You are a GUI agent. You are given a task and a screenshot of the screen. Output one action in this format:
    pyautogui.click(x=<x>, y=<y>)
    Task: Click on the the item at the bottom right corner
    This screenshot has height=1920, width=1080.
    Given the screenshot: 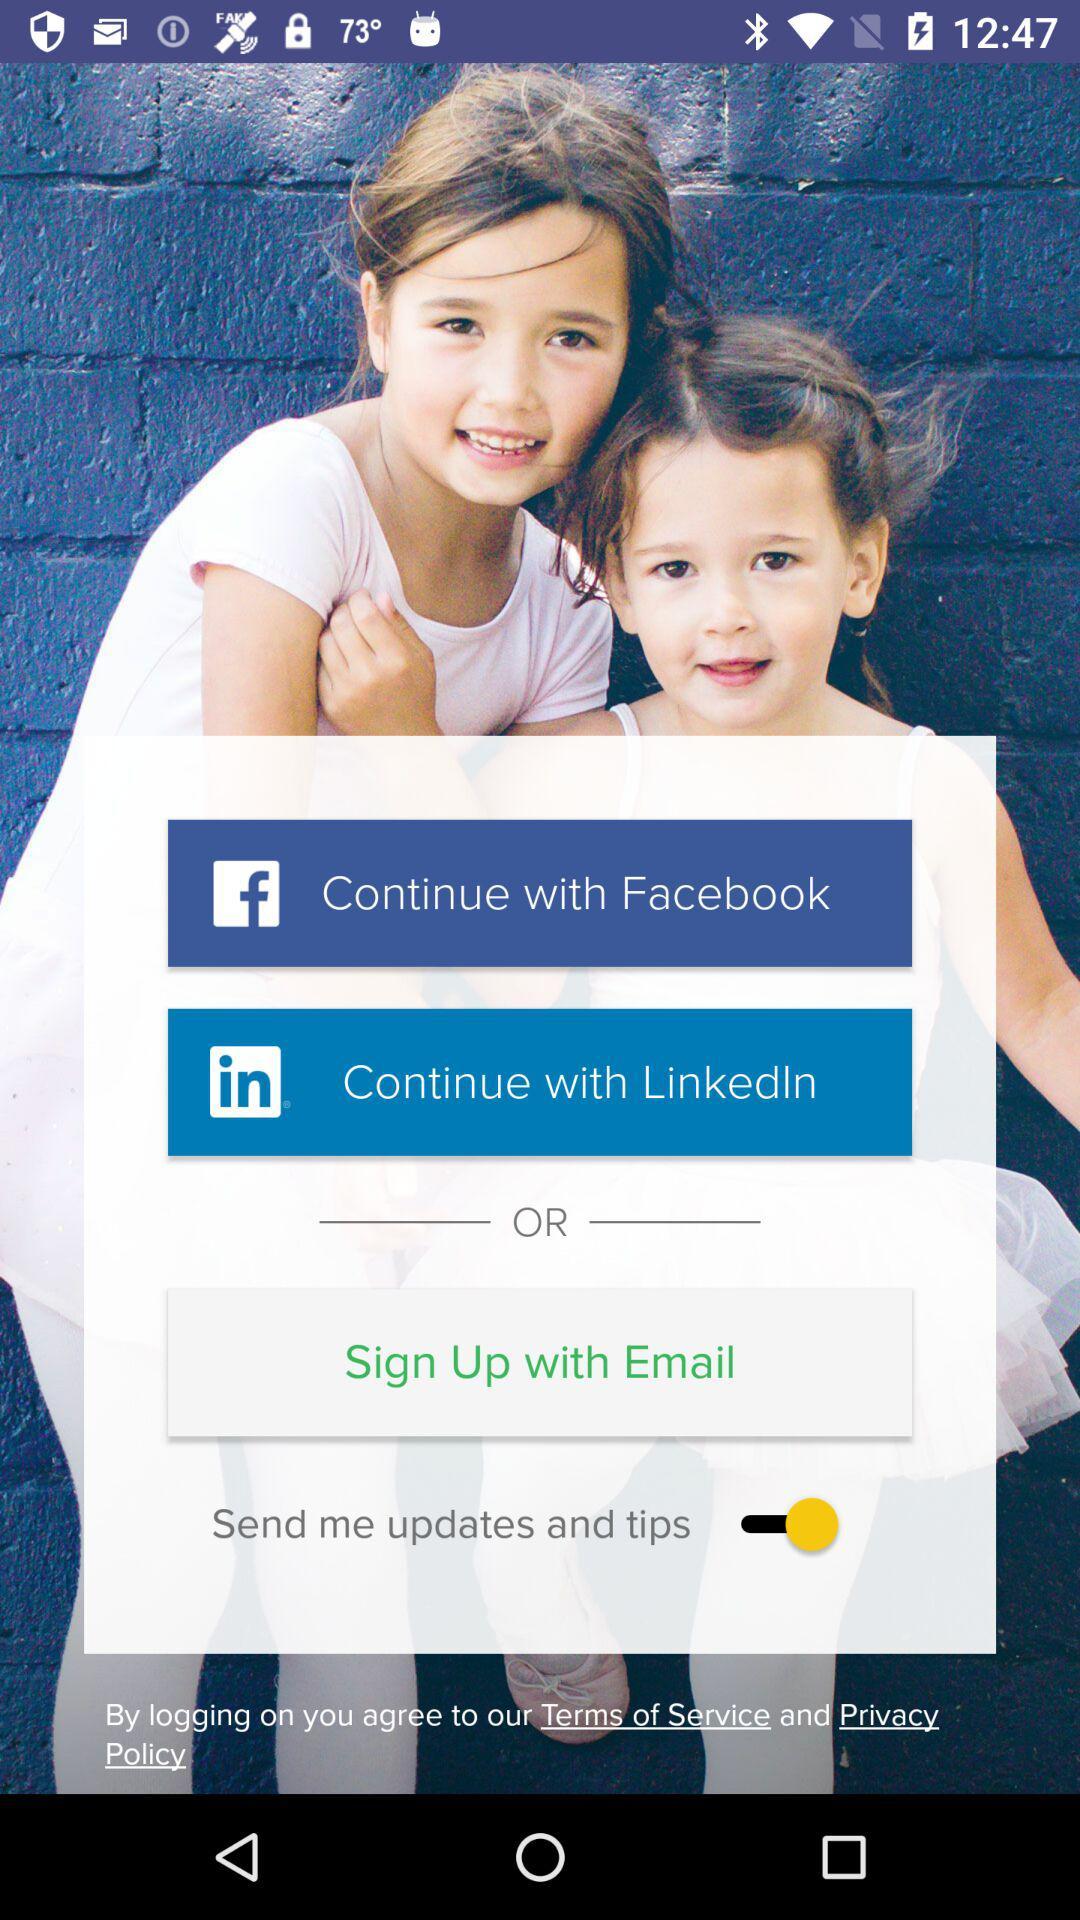 What is the action you would take?
    pyautogui.click(x=784, y=1523)
    